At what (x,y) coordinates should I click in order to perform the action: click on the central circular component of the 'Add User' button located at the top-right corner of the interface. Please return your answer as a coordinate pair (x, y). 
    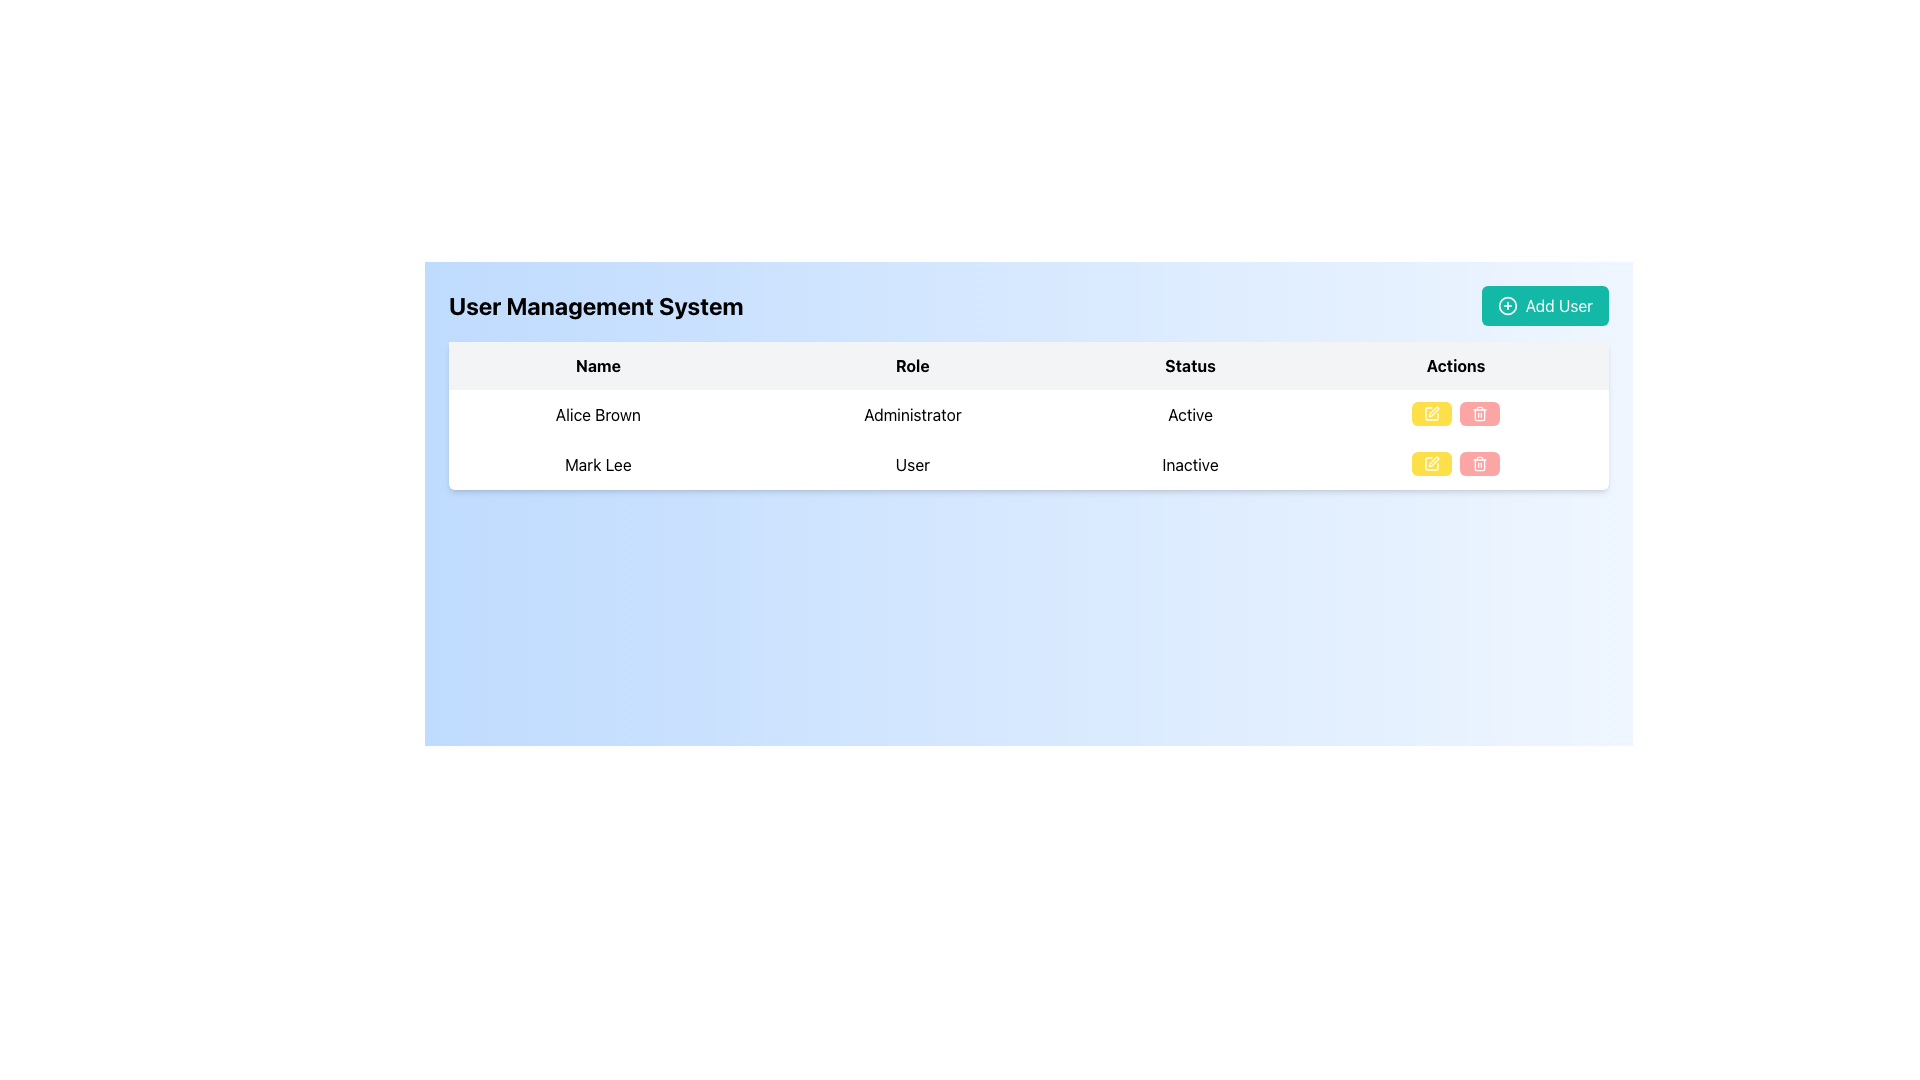
    Looking at the image, I should click on (1507, 305).